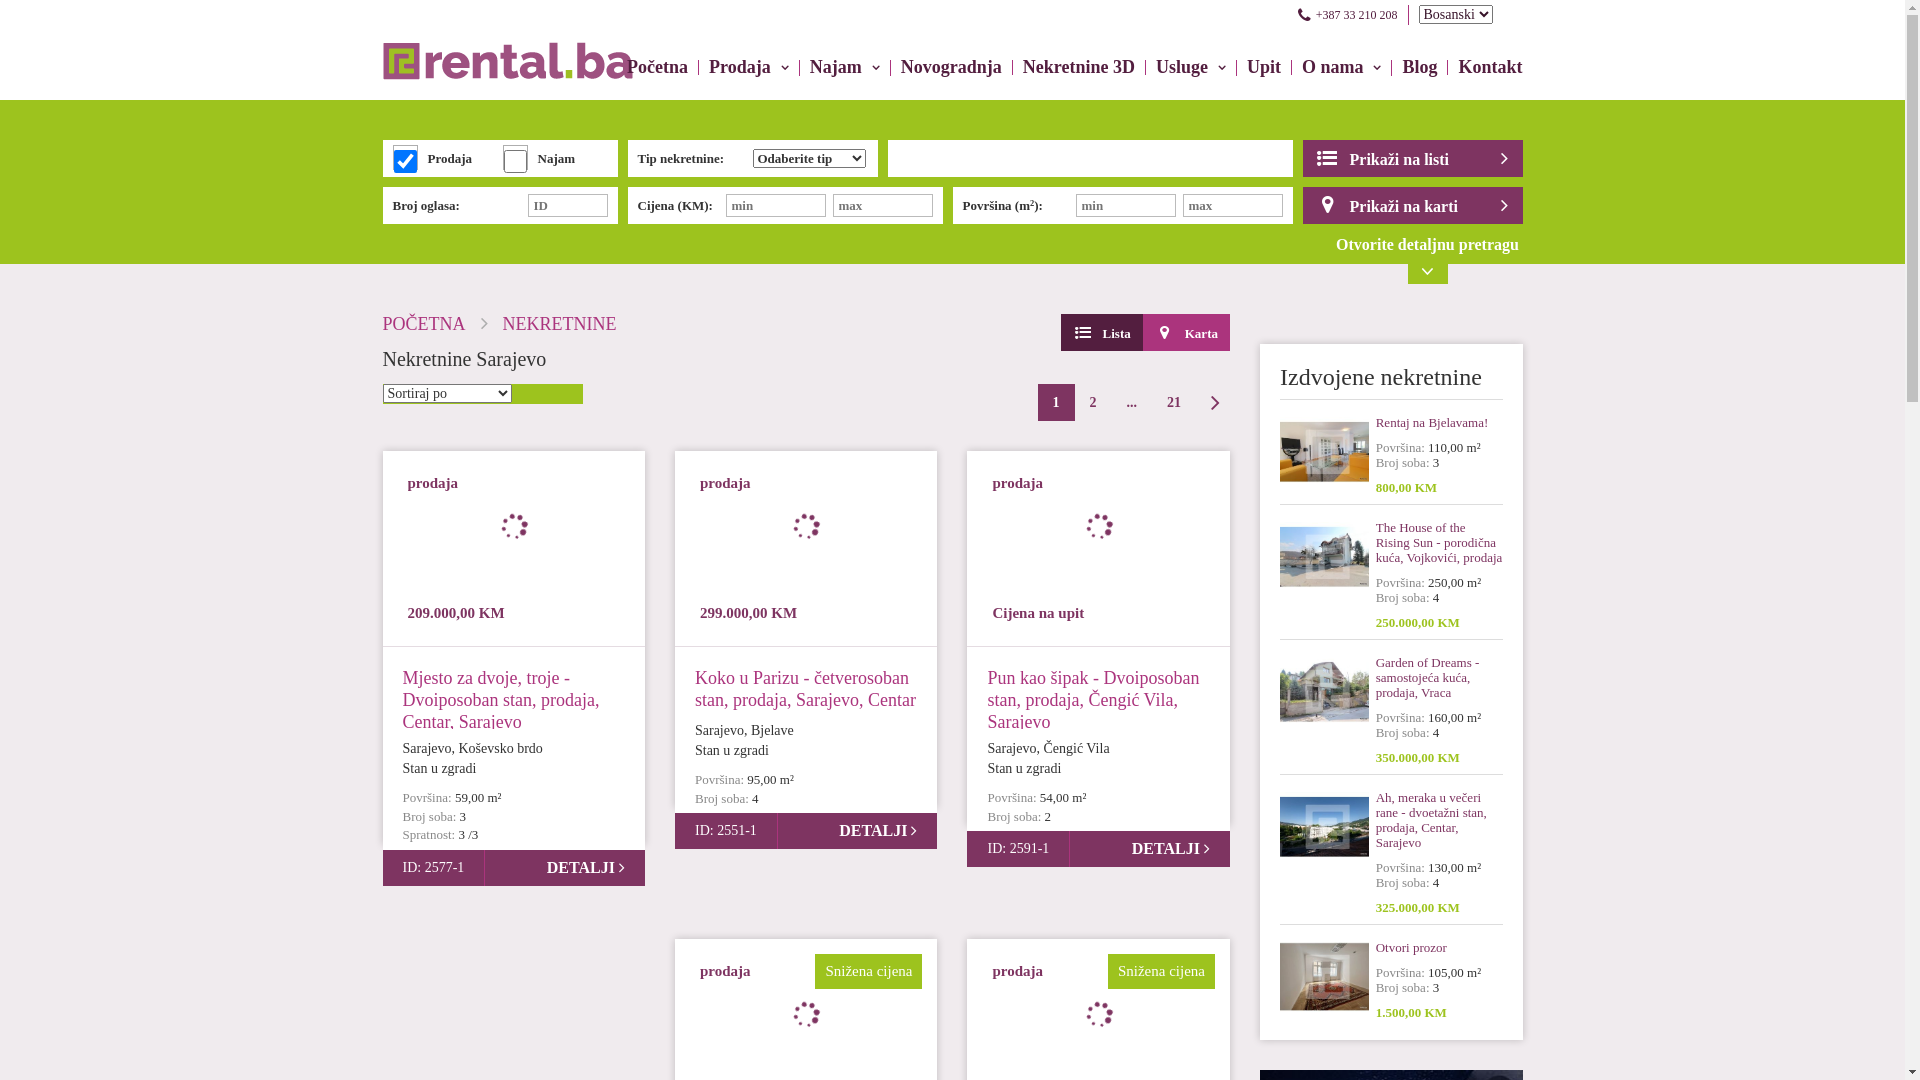 The image size is (1920, 1080). What do you see at coordinates (1318, 257) in the screenshot?
I see `'Otvorite detaljnu pretragu'` at bounding box center [1318, 257].